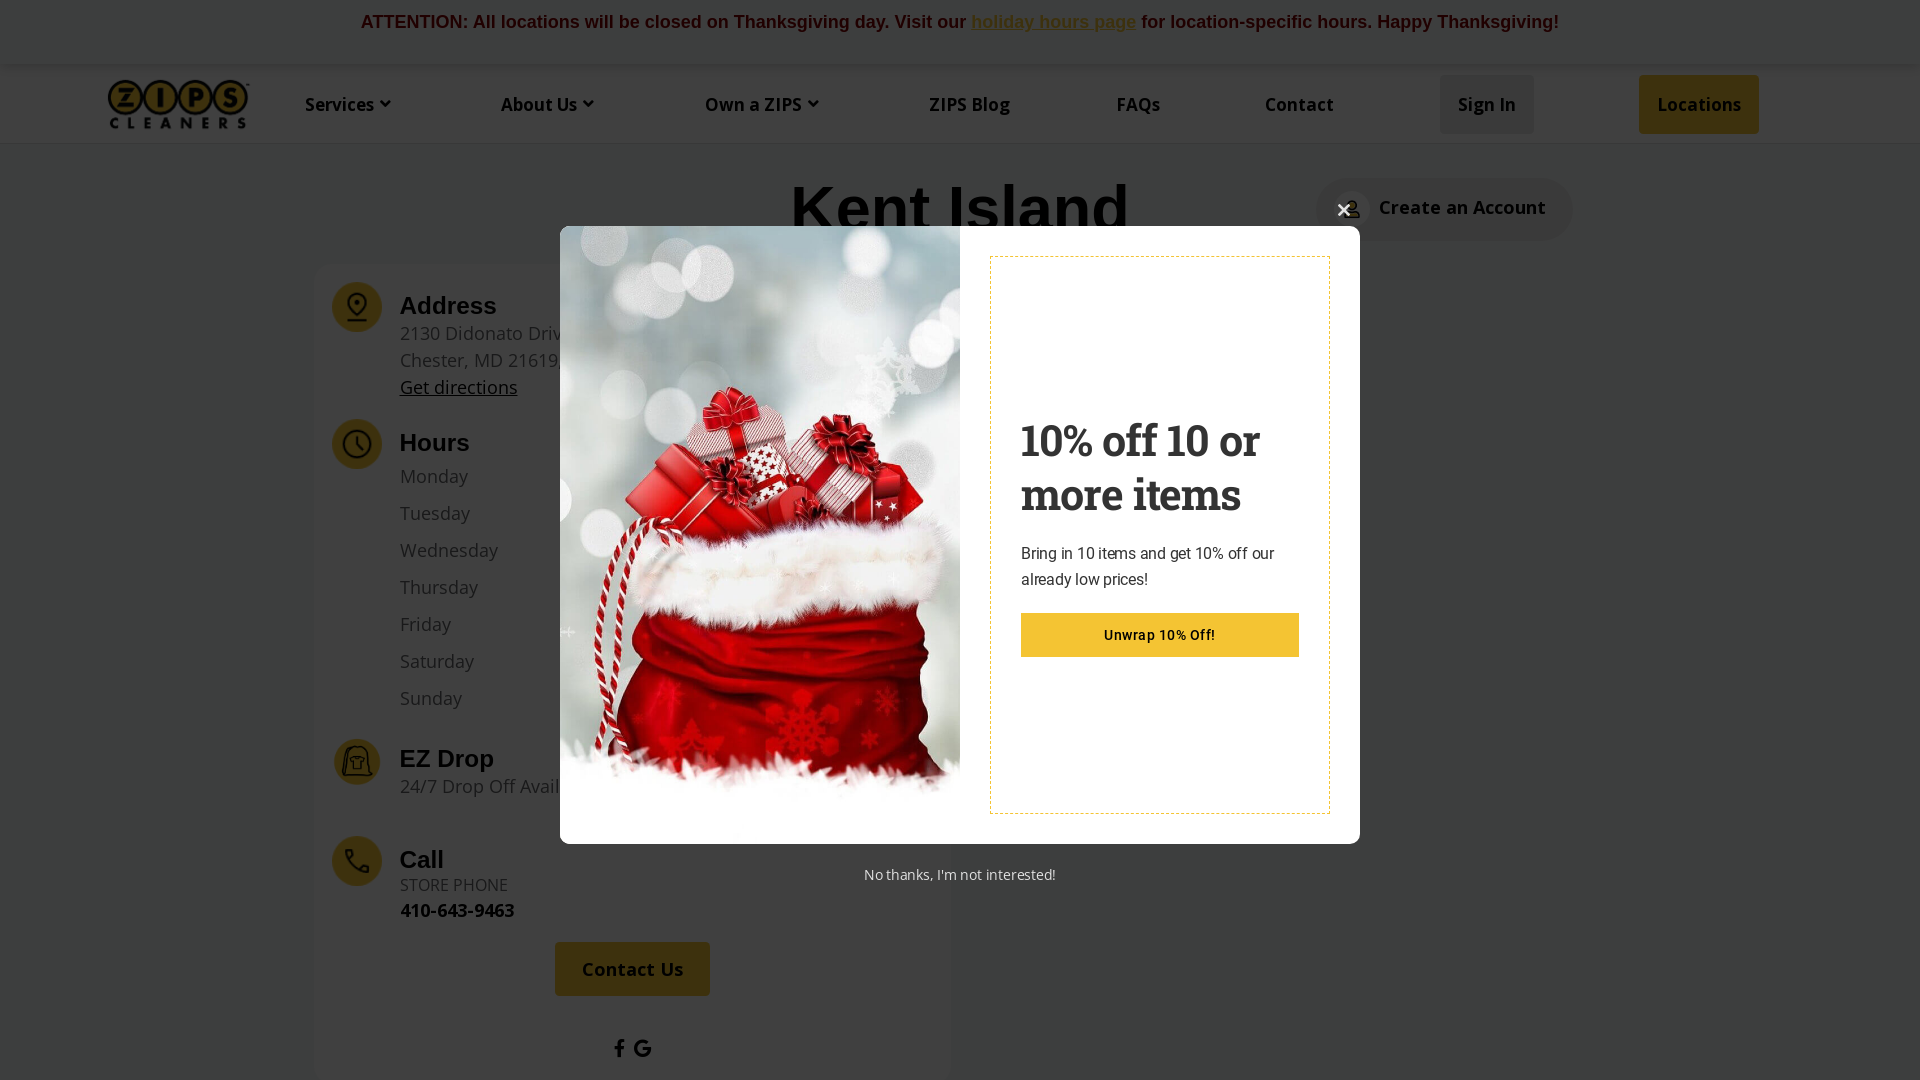 The width and height of the screenshot is (1920, 1080). I want to click on 'Unwrap 10% Off!', so click(1160, 635).